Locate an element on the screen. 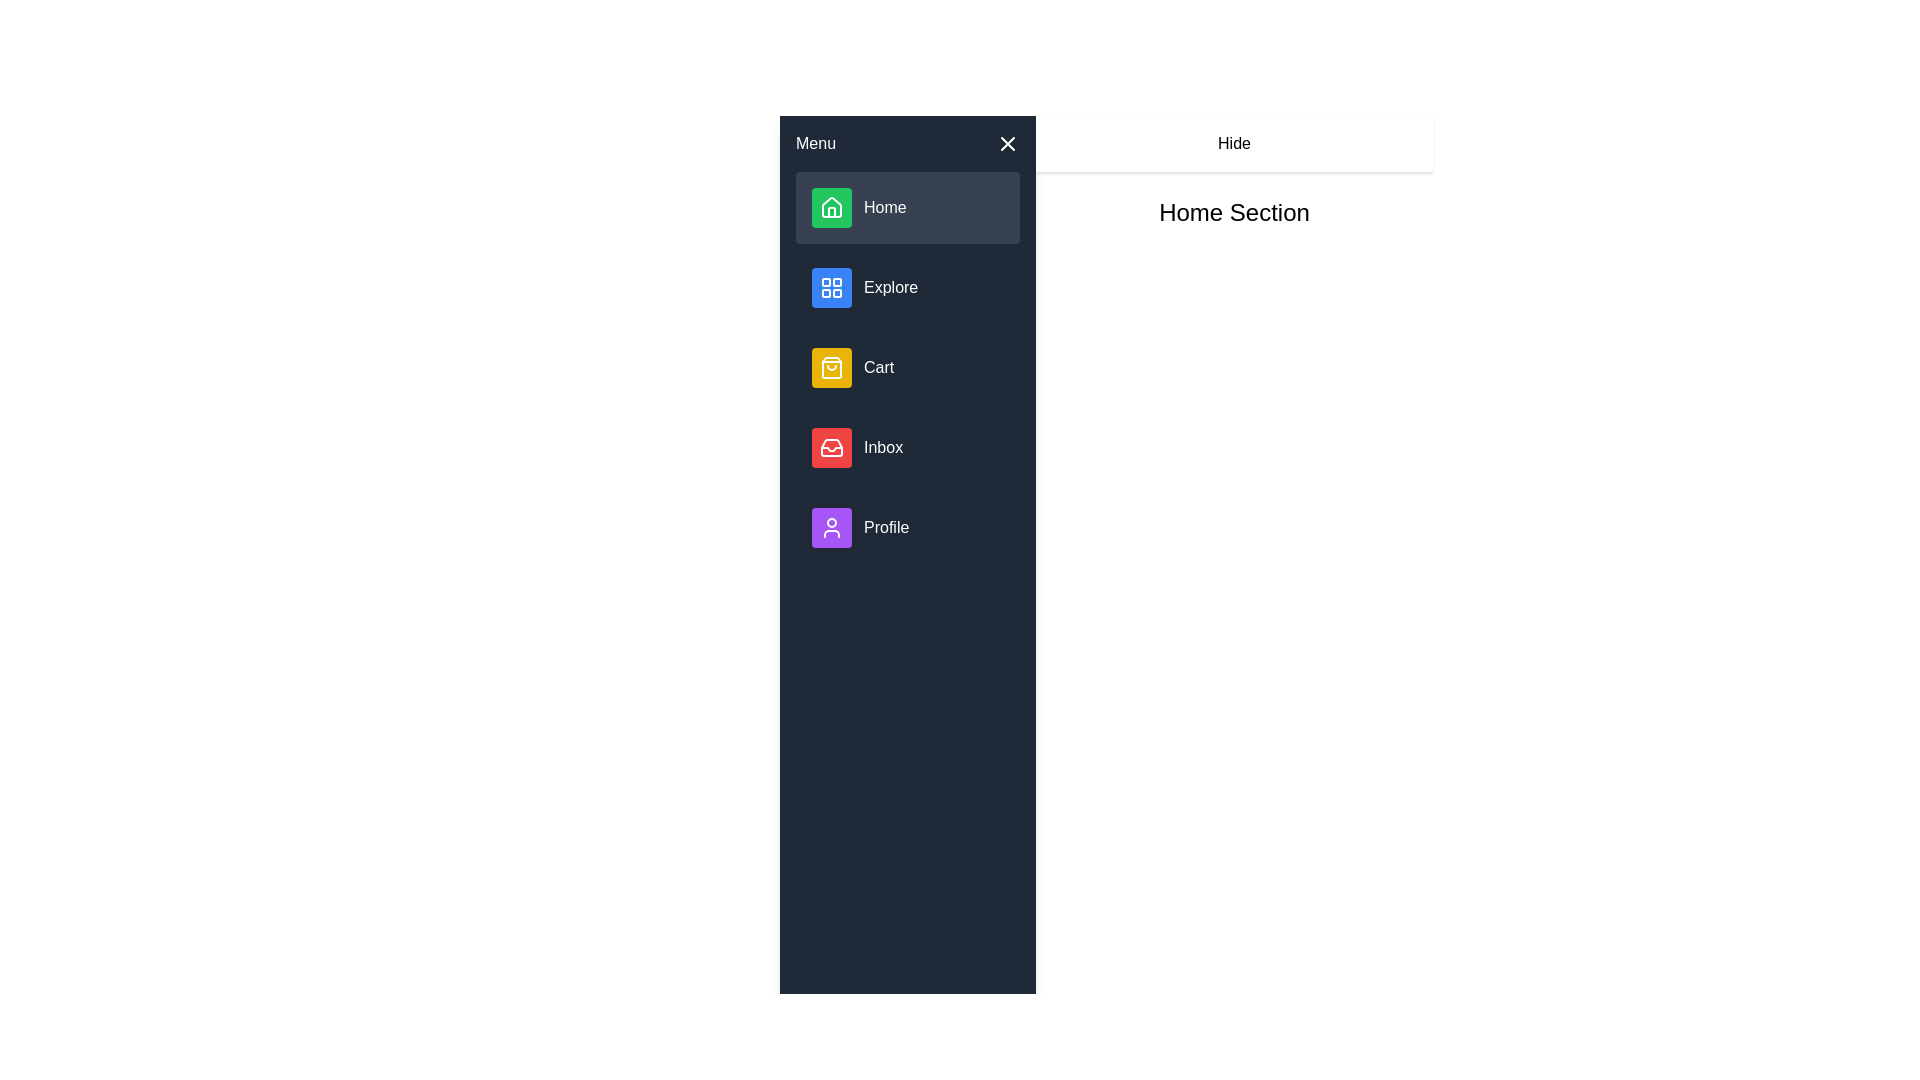 The image size is (1920, 1080). the 'Explore' text label in the navigation menu, which is the rightmost part of the second item in the vertical list on the left side of the interface is located at coordinates (890, 288).